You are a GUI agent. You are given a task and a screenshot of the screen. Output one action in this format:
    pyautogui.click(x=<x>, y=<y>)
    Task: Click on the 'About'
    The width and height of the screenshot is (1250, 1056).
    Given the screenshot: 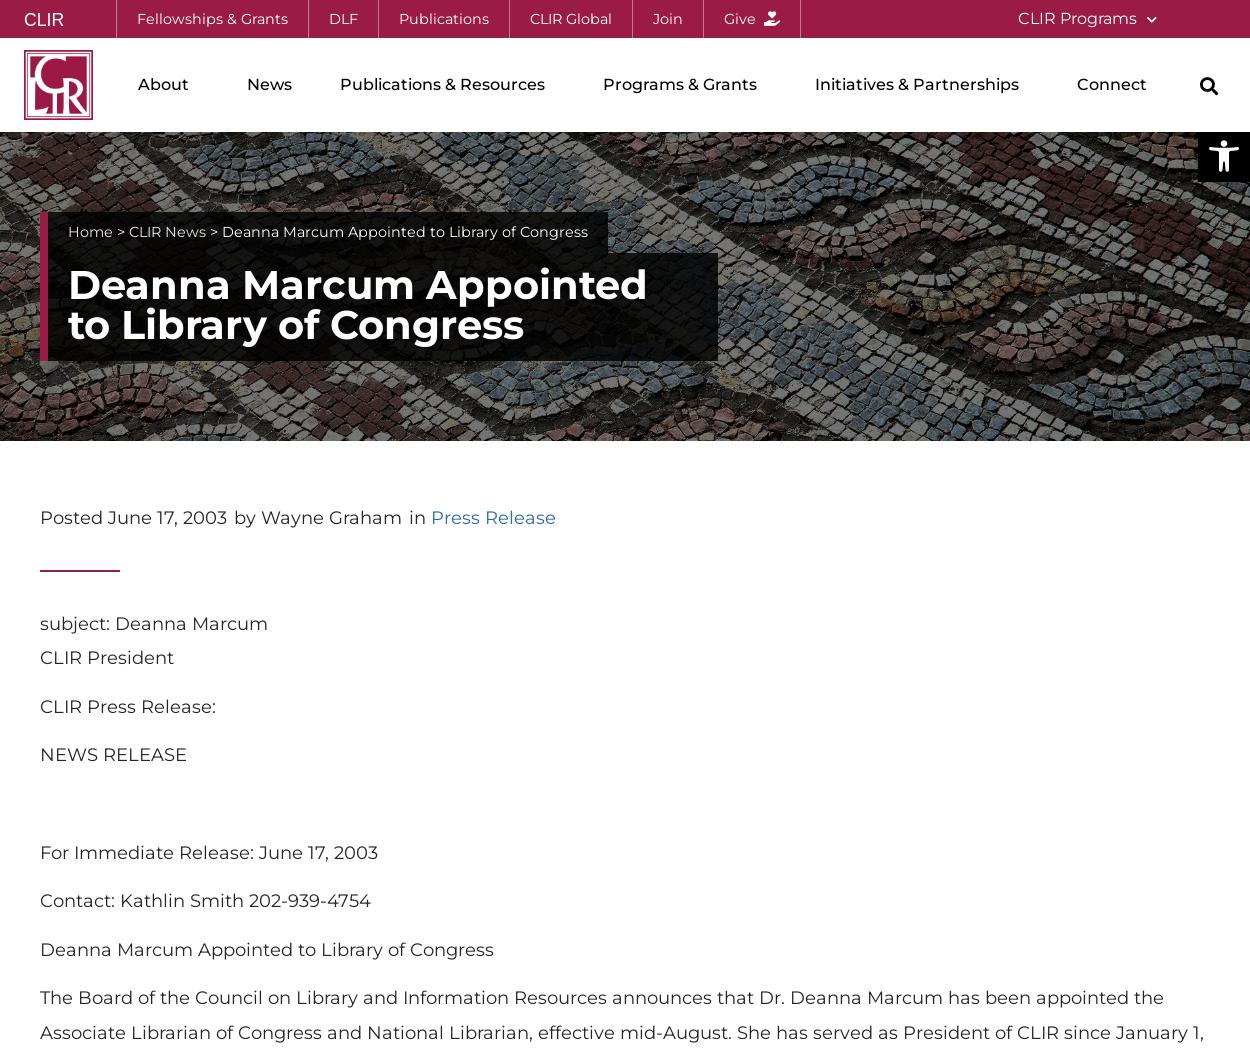 What is the action you would take?
    pyautogui.click(x=162, y=83)
    